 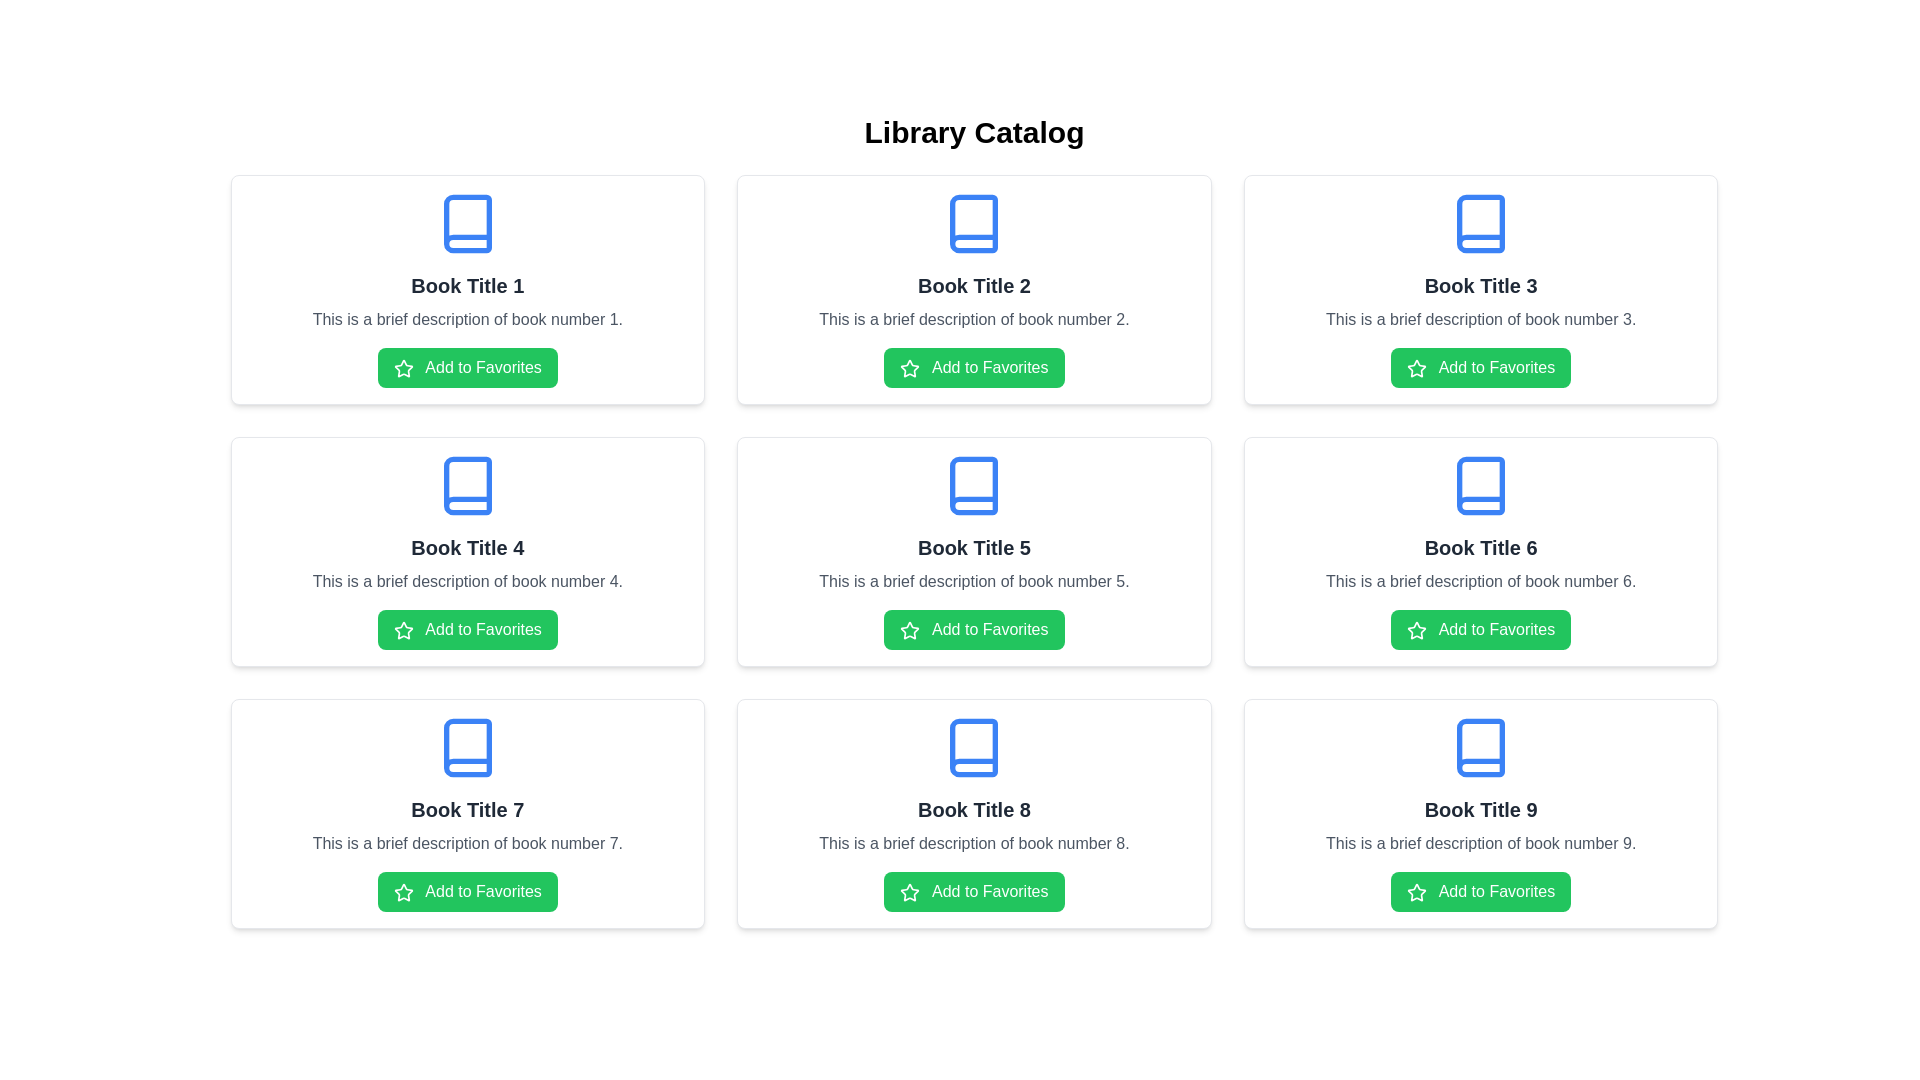 I want to click on the button, so click(x=1481, y=628).